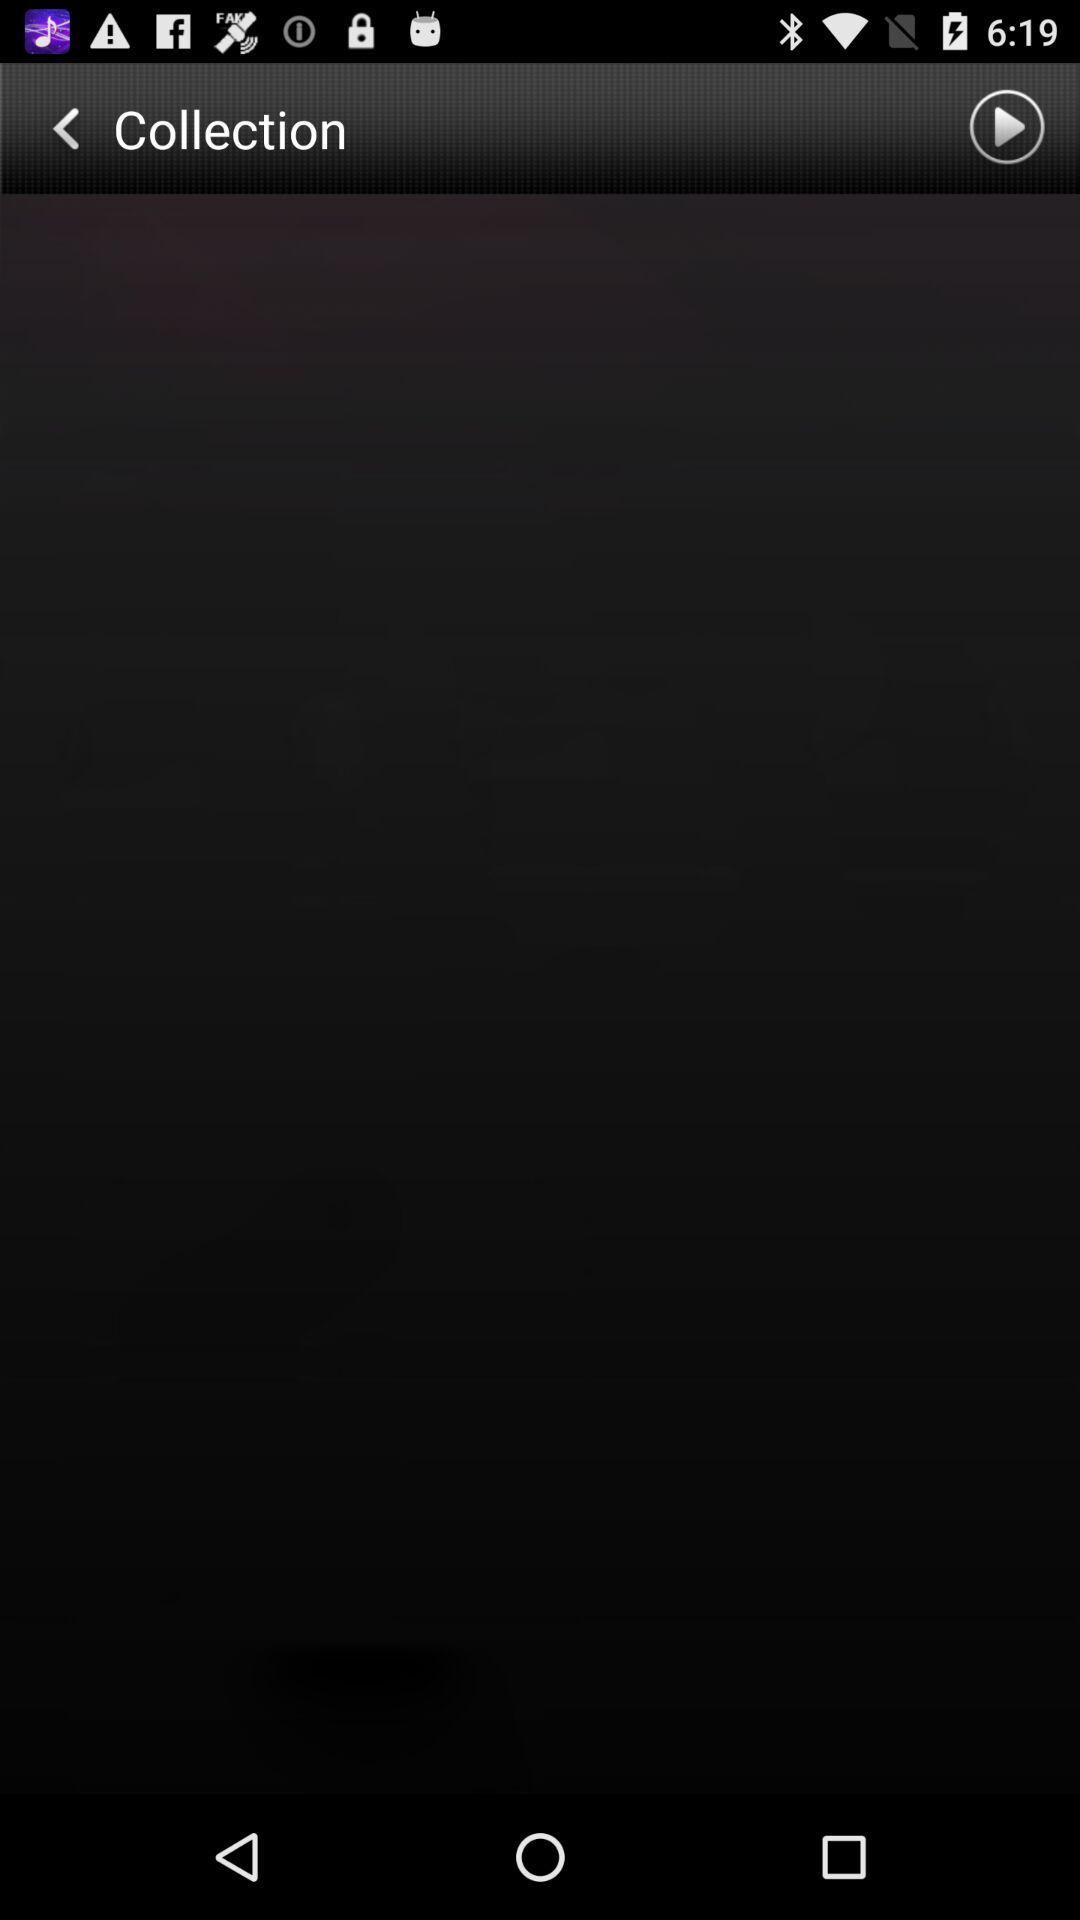 This screenshot has height=1920, width=1080. What do you see at coordinates (63, 136) in the screenshot?
I see `the arrow_backward icon` at bounding box center [63, 136].